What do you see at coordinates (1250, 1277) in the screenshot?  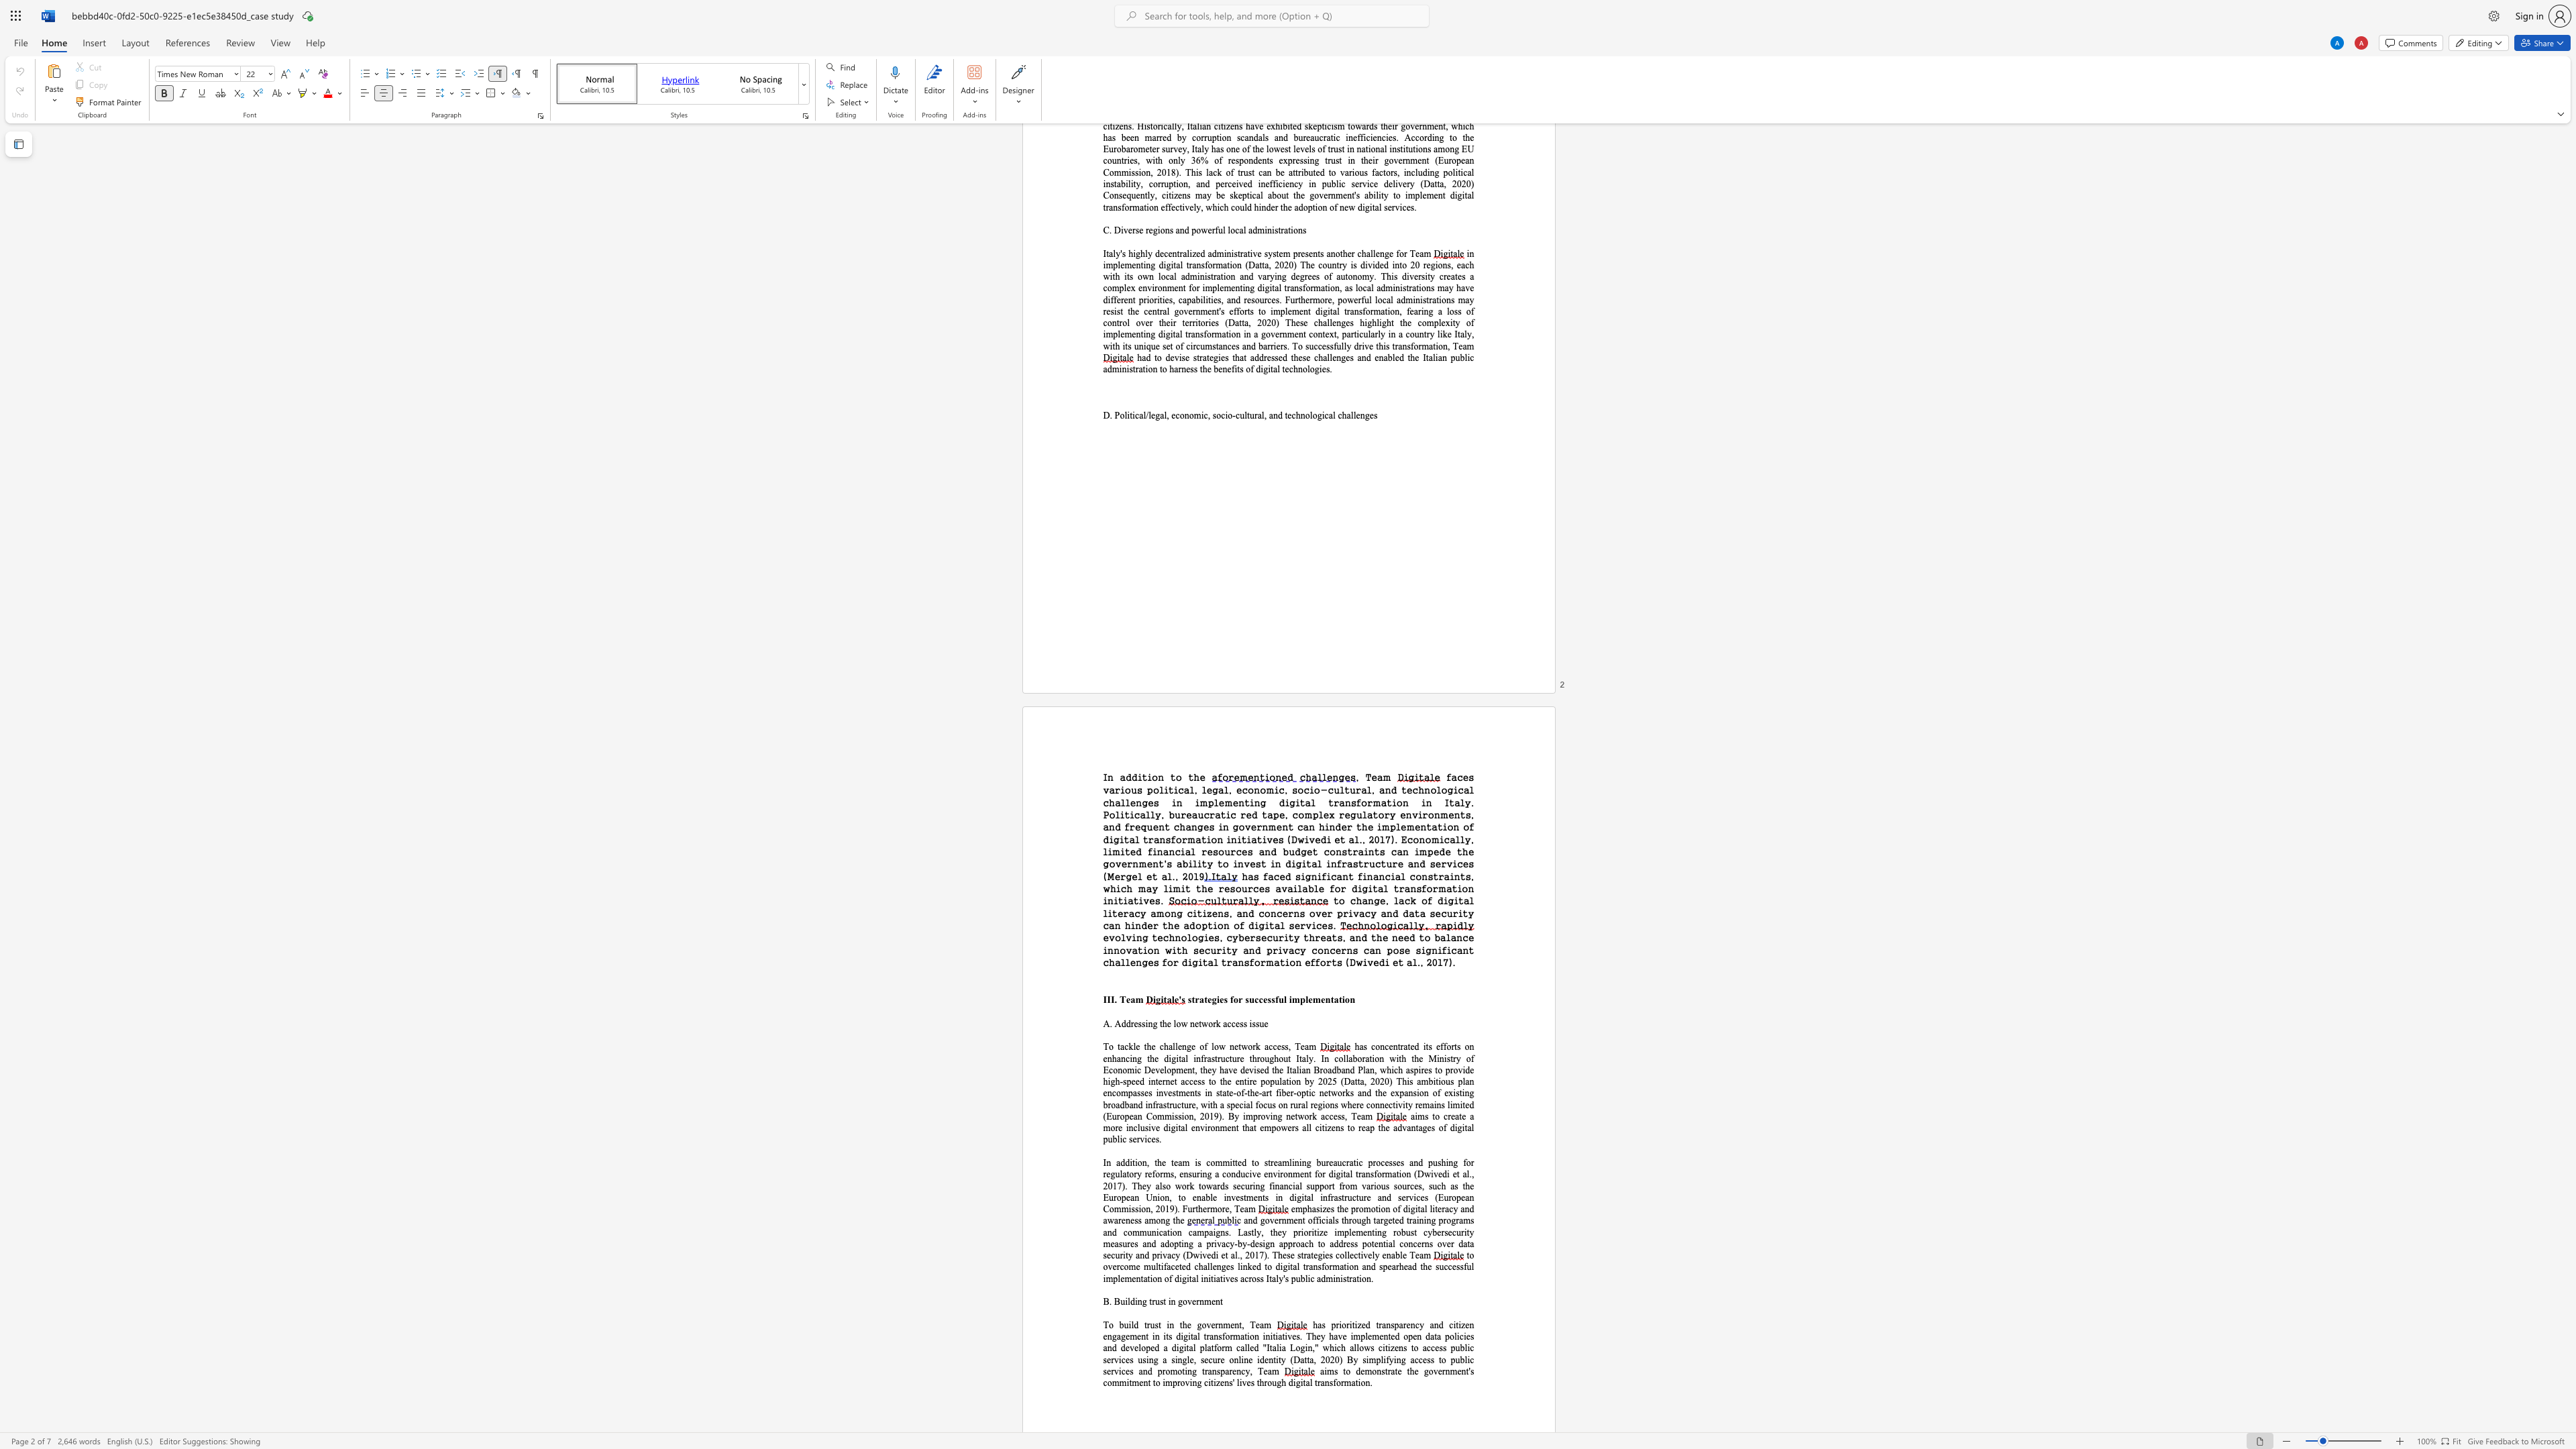 I see `the subset text "oss Italy" within the text "to overcome multifaceted challenges linked to digital transformation and spearhead the successful implementation of digital initiatives across Italy"` at bounding box center [1250, 1277].